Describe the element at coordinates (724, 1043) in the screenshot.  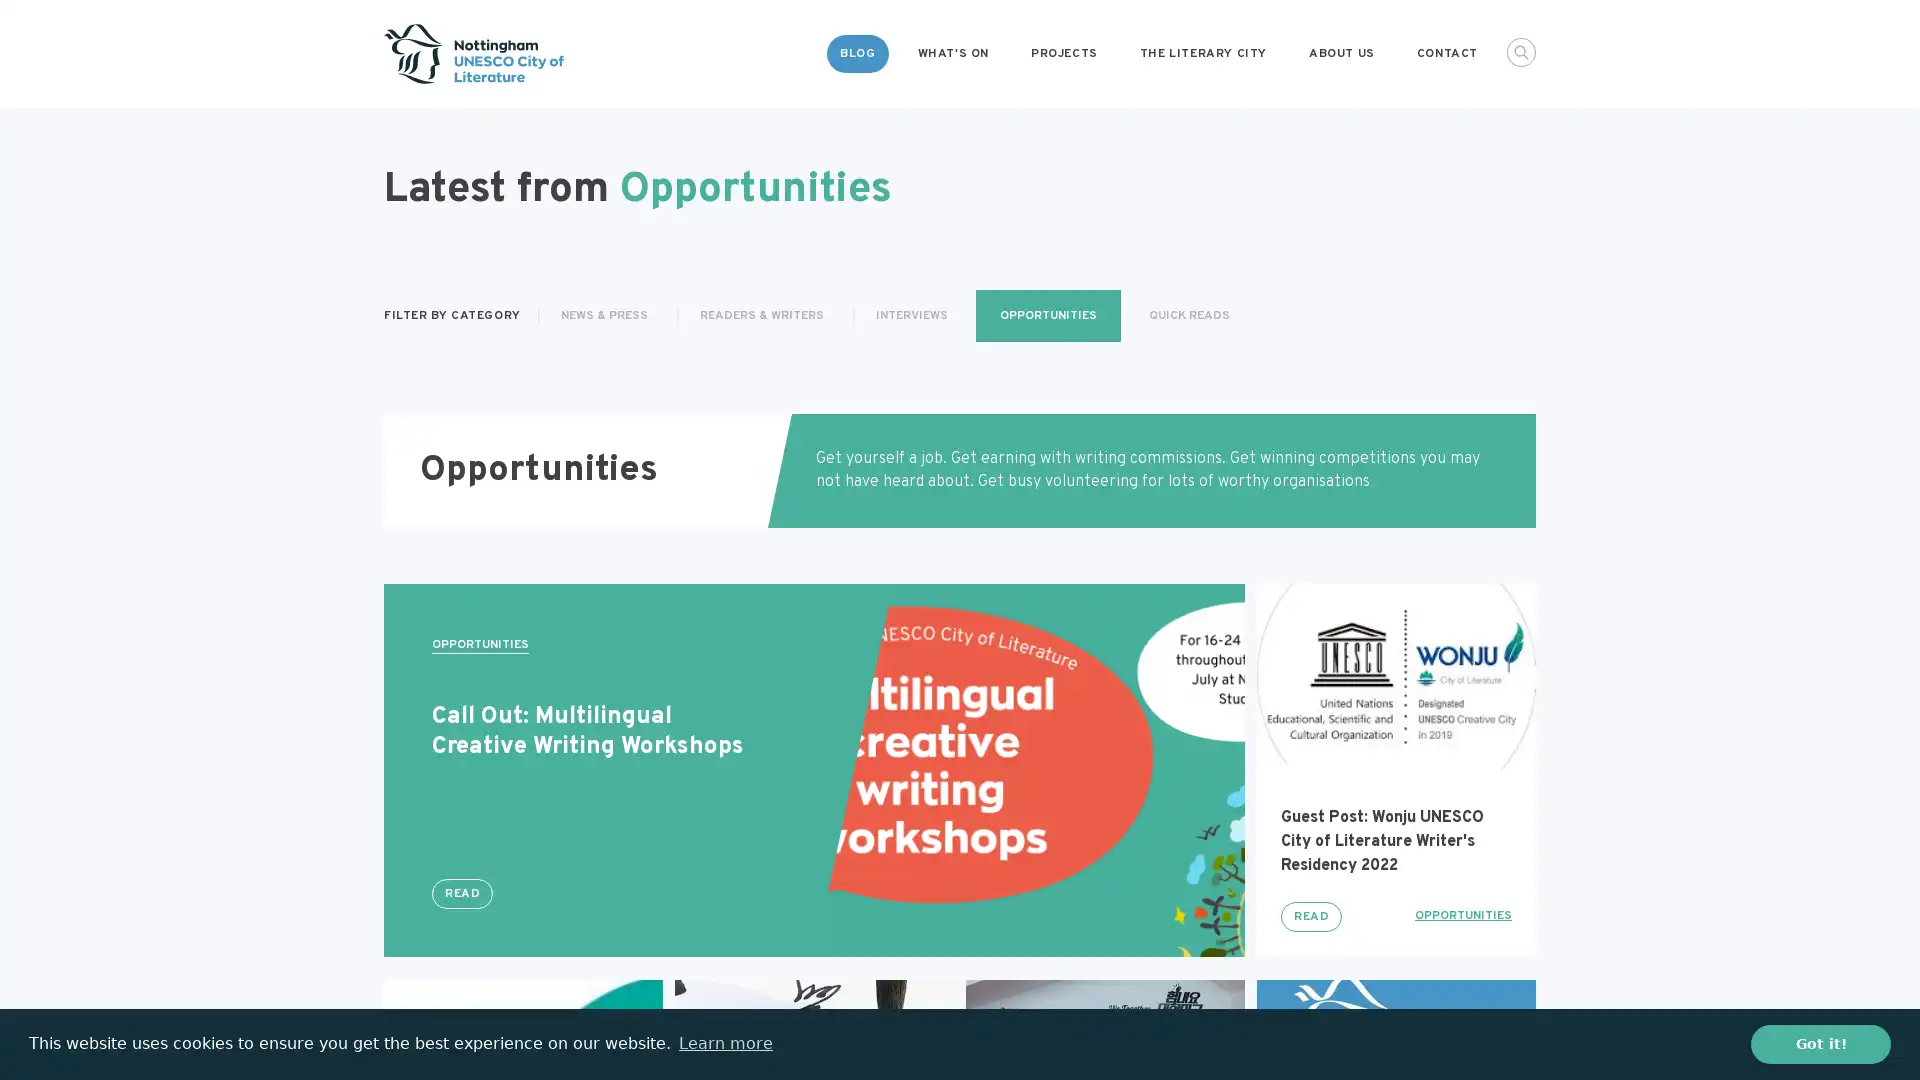
I see `learn more about cookies` at that location.